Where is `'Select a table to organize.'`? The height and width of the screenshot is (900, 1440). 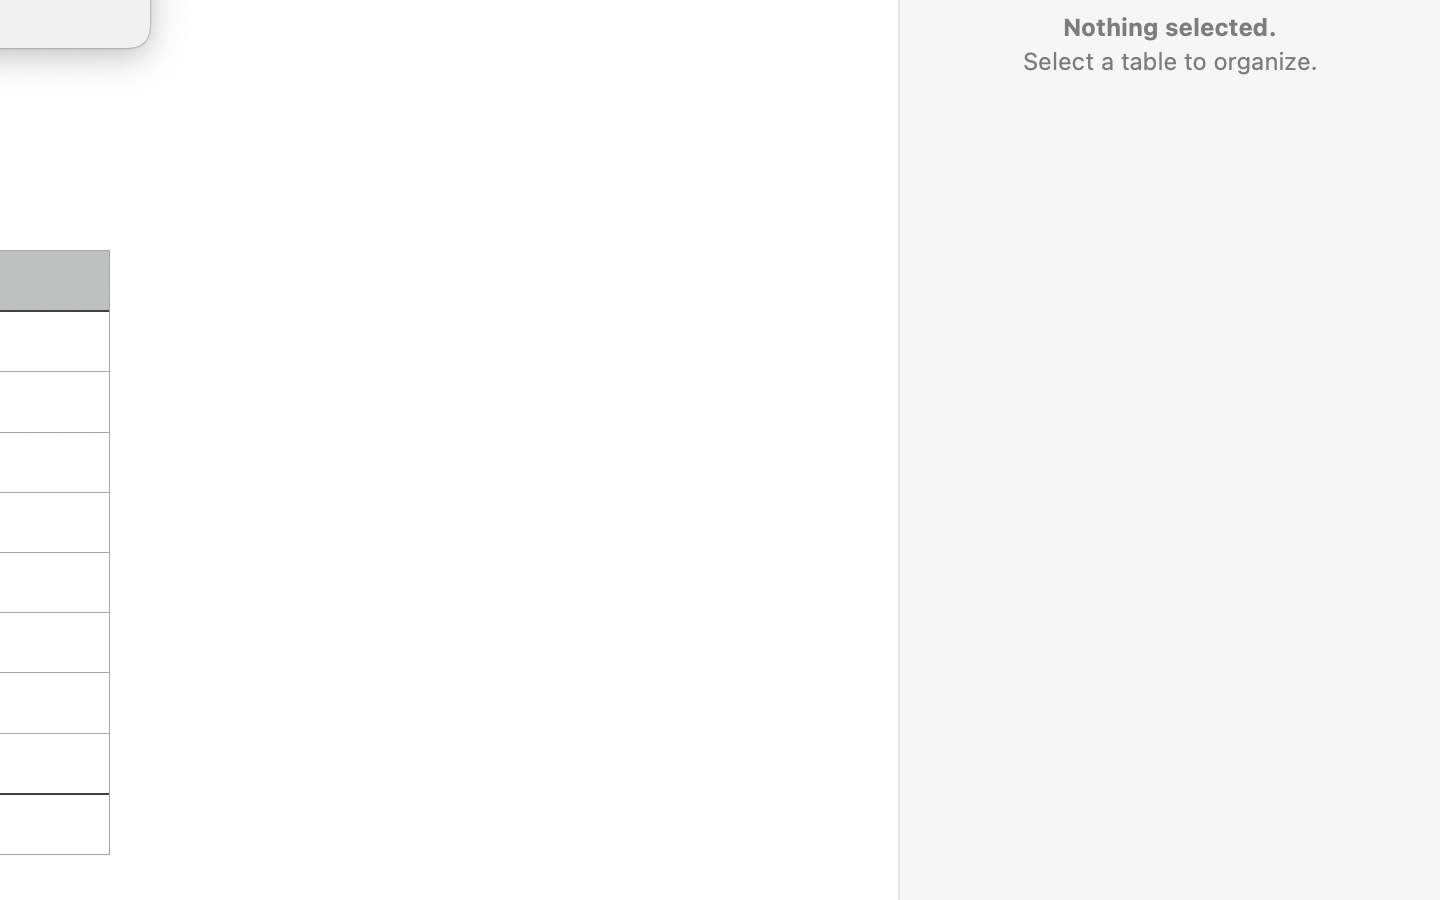
'Select a table to organize.' is located at coordinates (1168, 60).